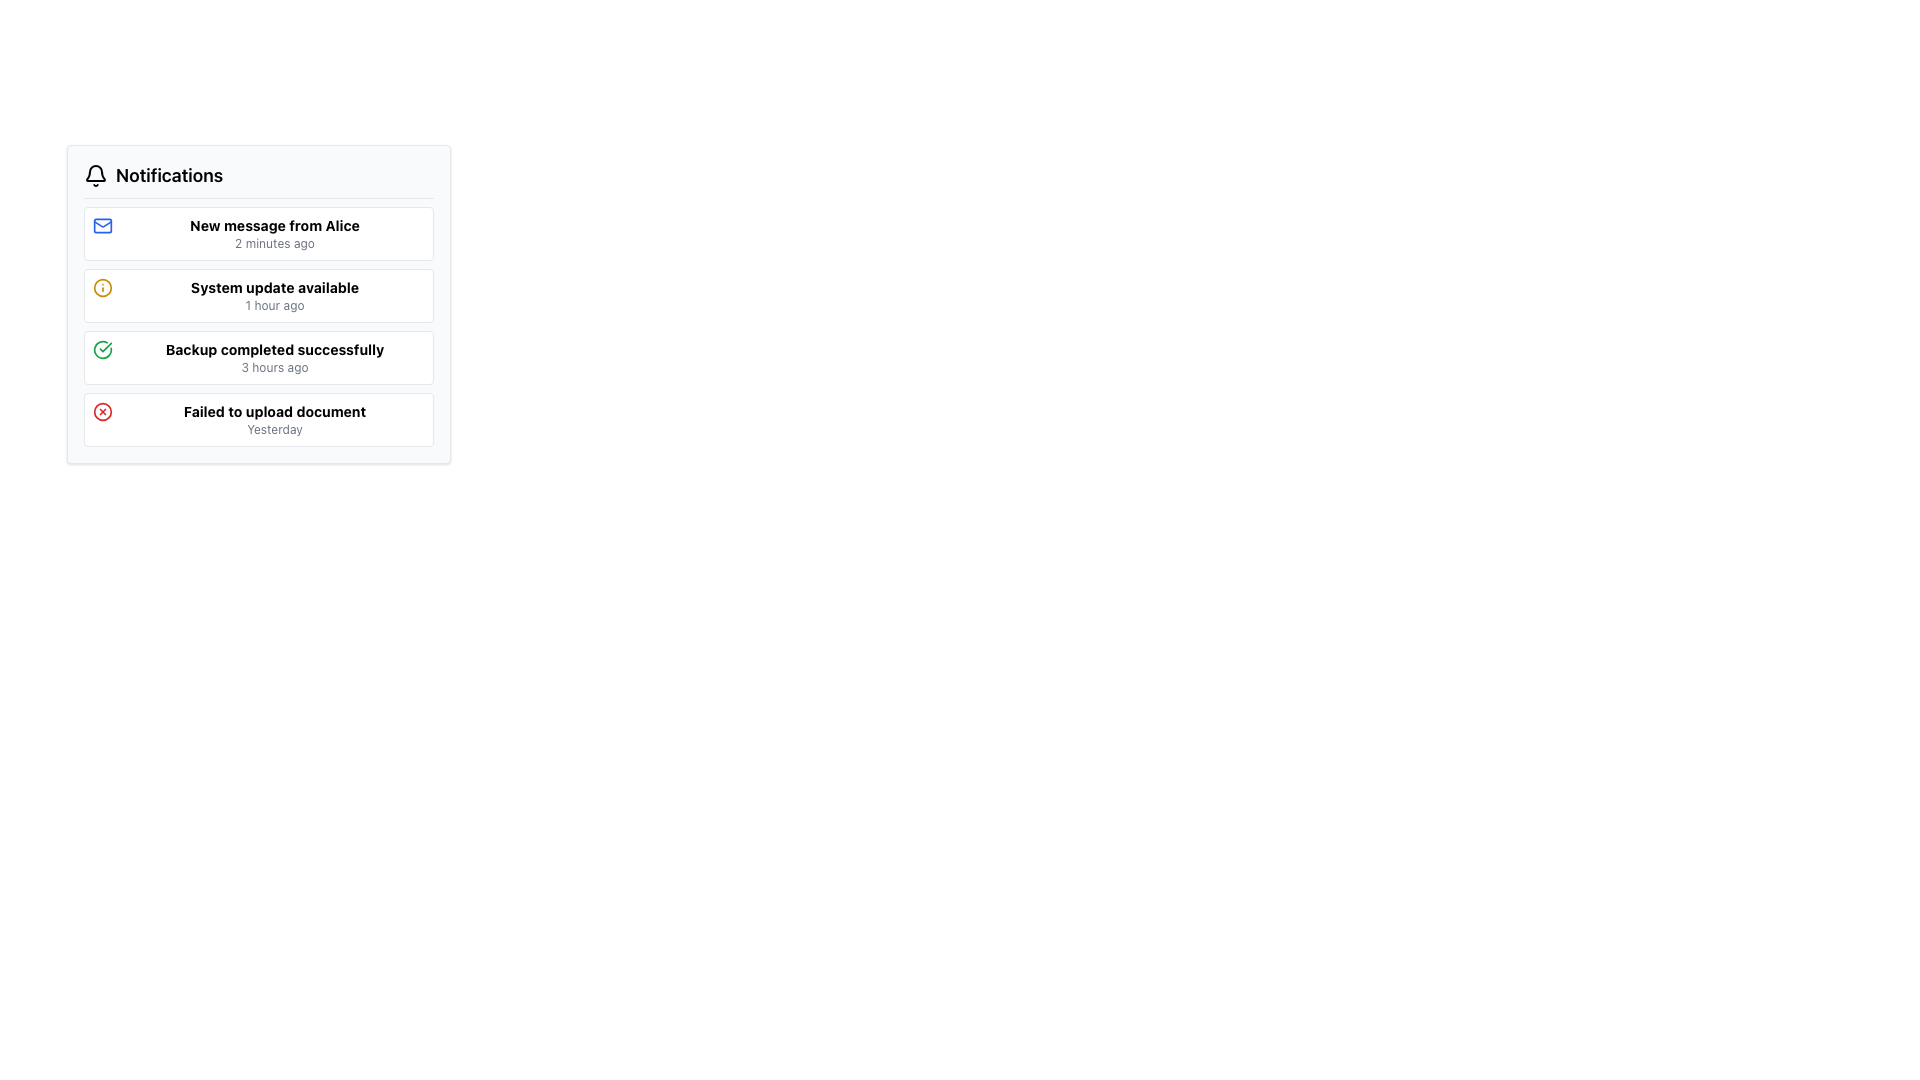 This screenshot has width=1920, height=1080. What do you see at coordinates (101, 223) in the screenshot?
I see `the triangular line forming the top section of the envelope icon in the Notifications panel, which serves as a visual indicator for email or messages` at bounding box center [101, 223].